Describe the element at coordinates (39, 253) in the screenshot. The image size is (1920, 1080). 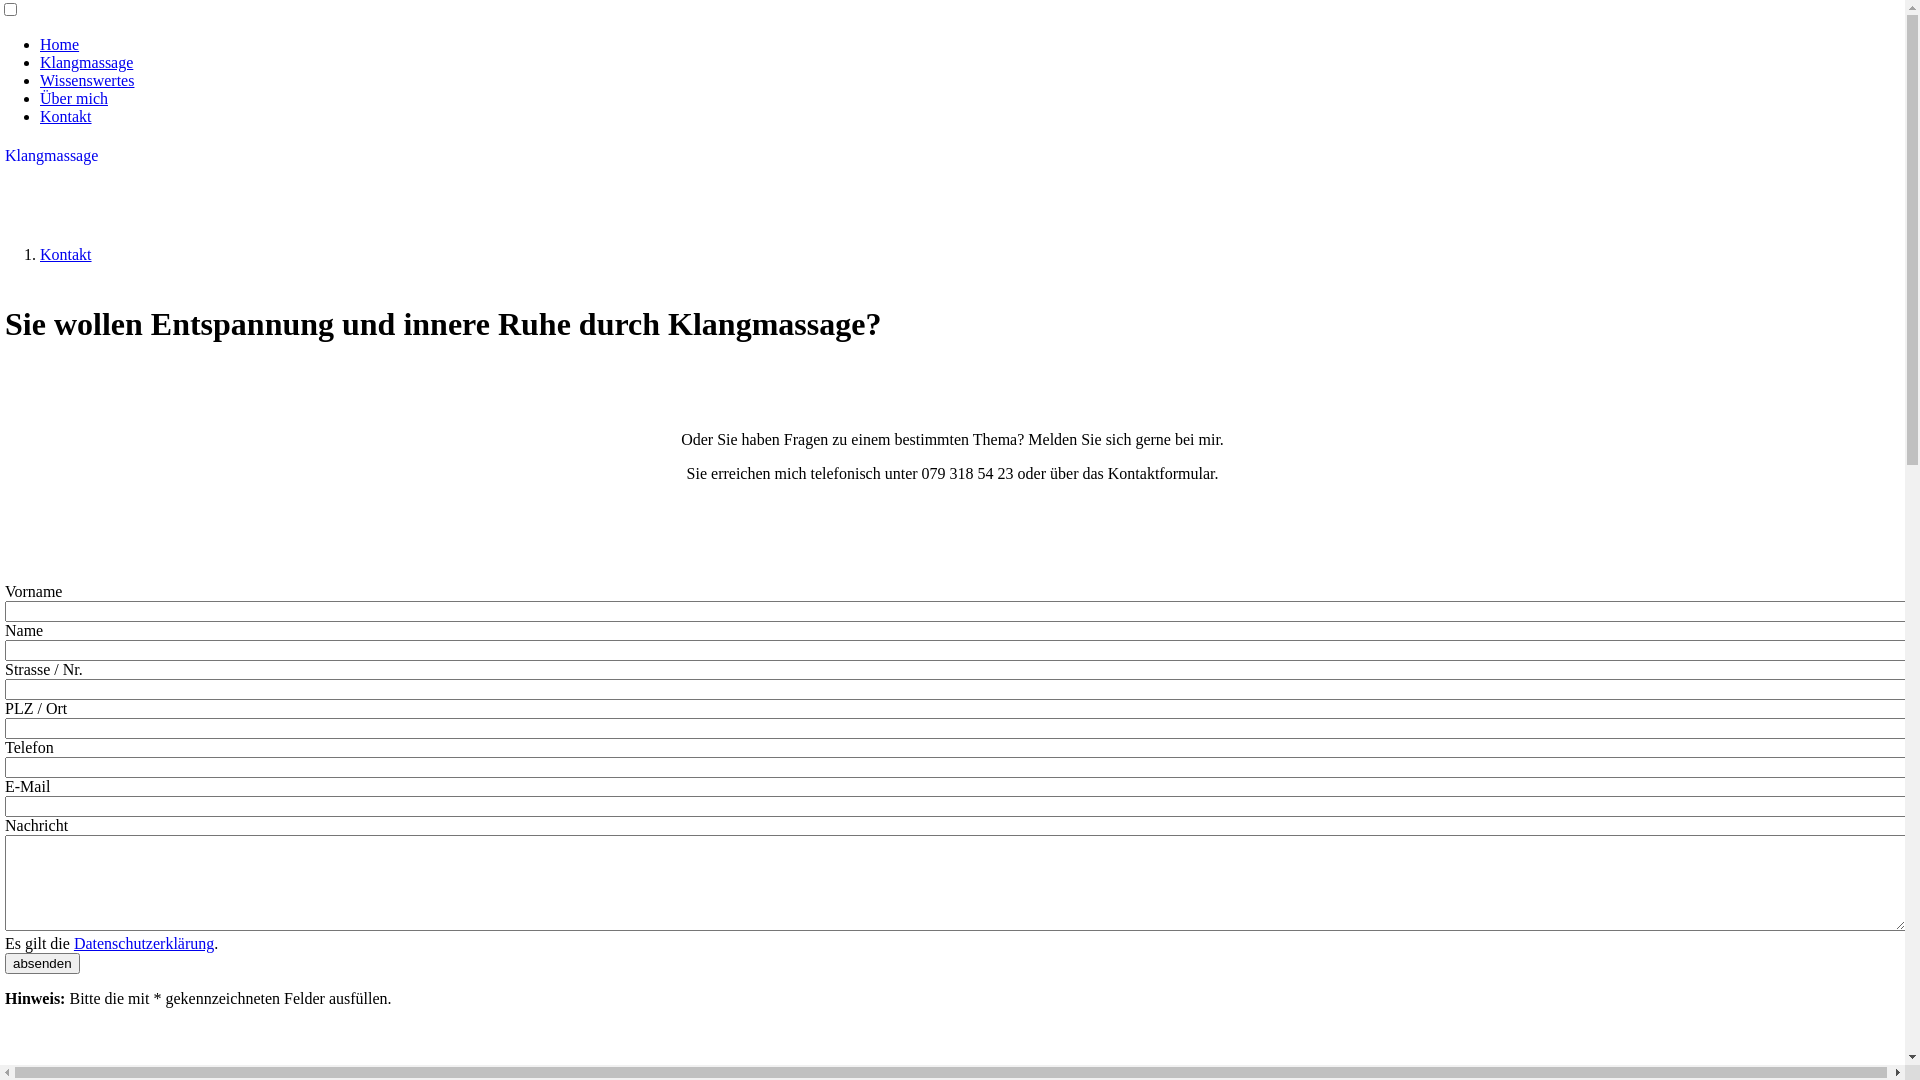
I see `'Kontakt'` at that location.